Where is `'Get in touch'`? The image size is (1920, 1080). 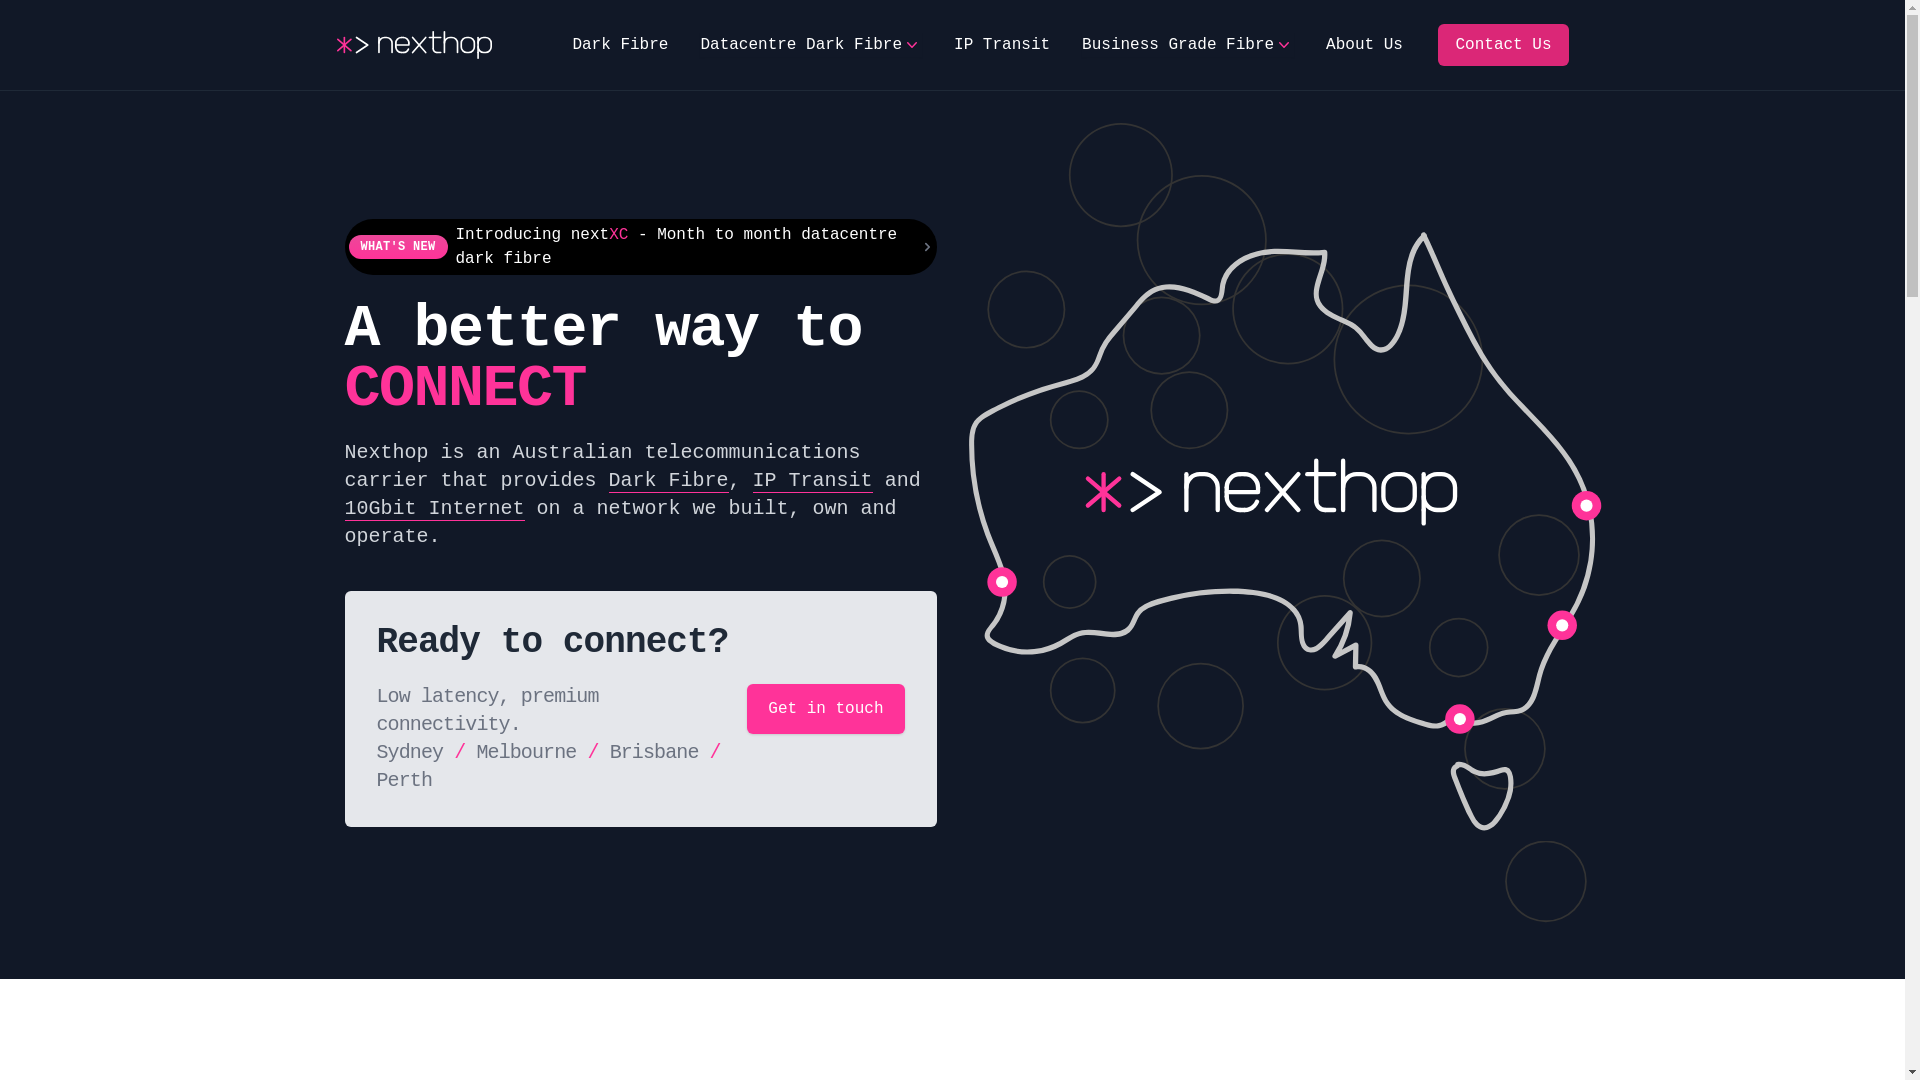 'Get in touch' is located at coordinates (825, 708).